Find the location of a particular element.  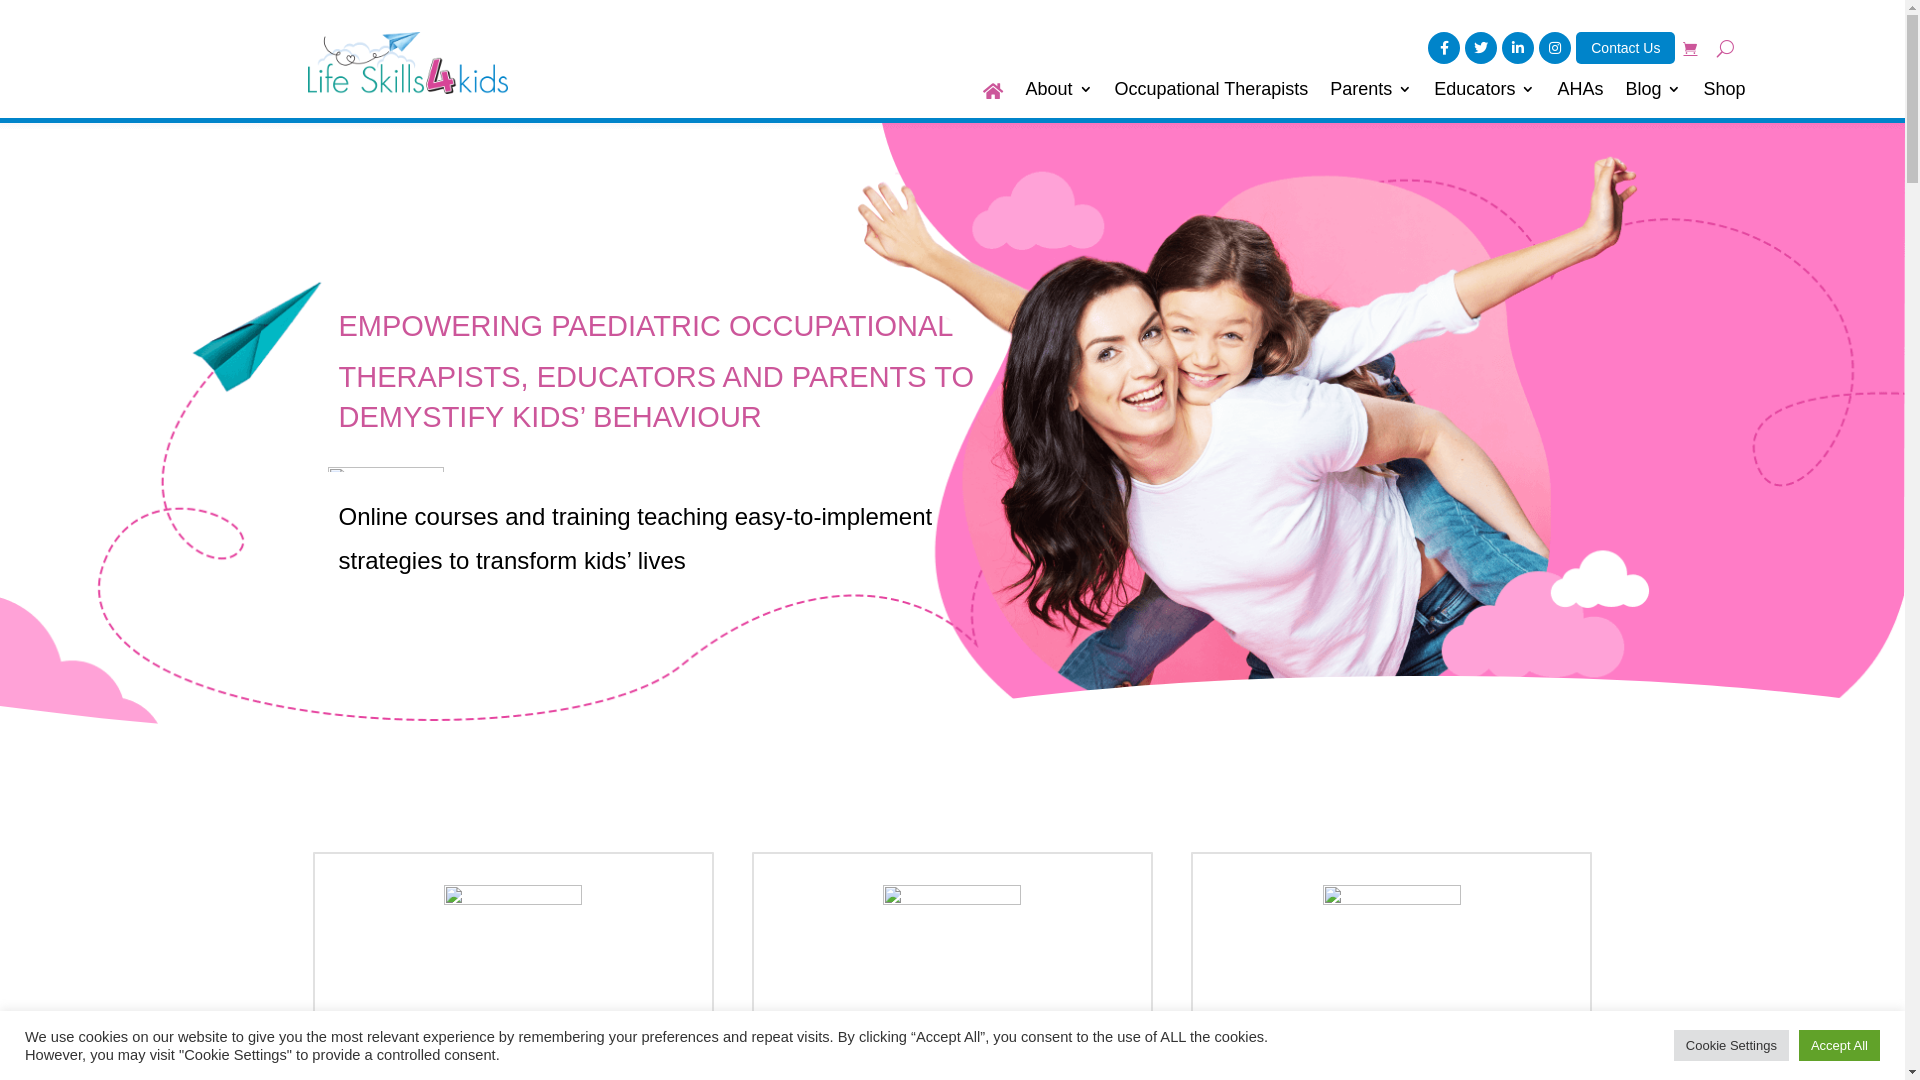

'lines' is located at coordinates (385, 469).